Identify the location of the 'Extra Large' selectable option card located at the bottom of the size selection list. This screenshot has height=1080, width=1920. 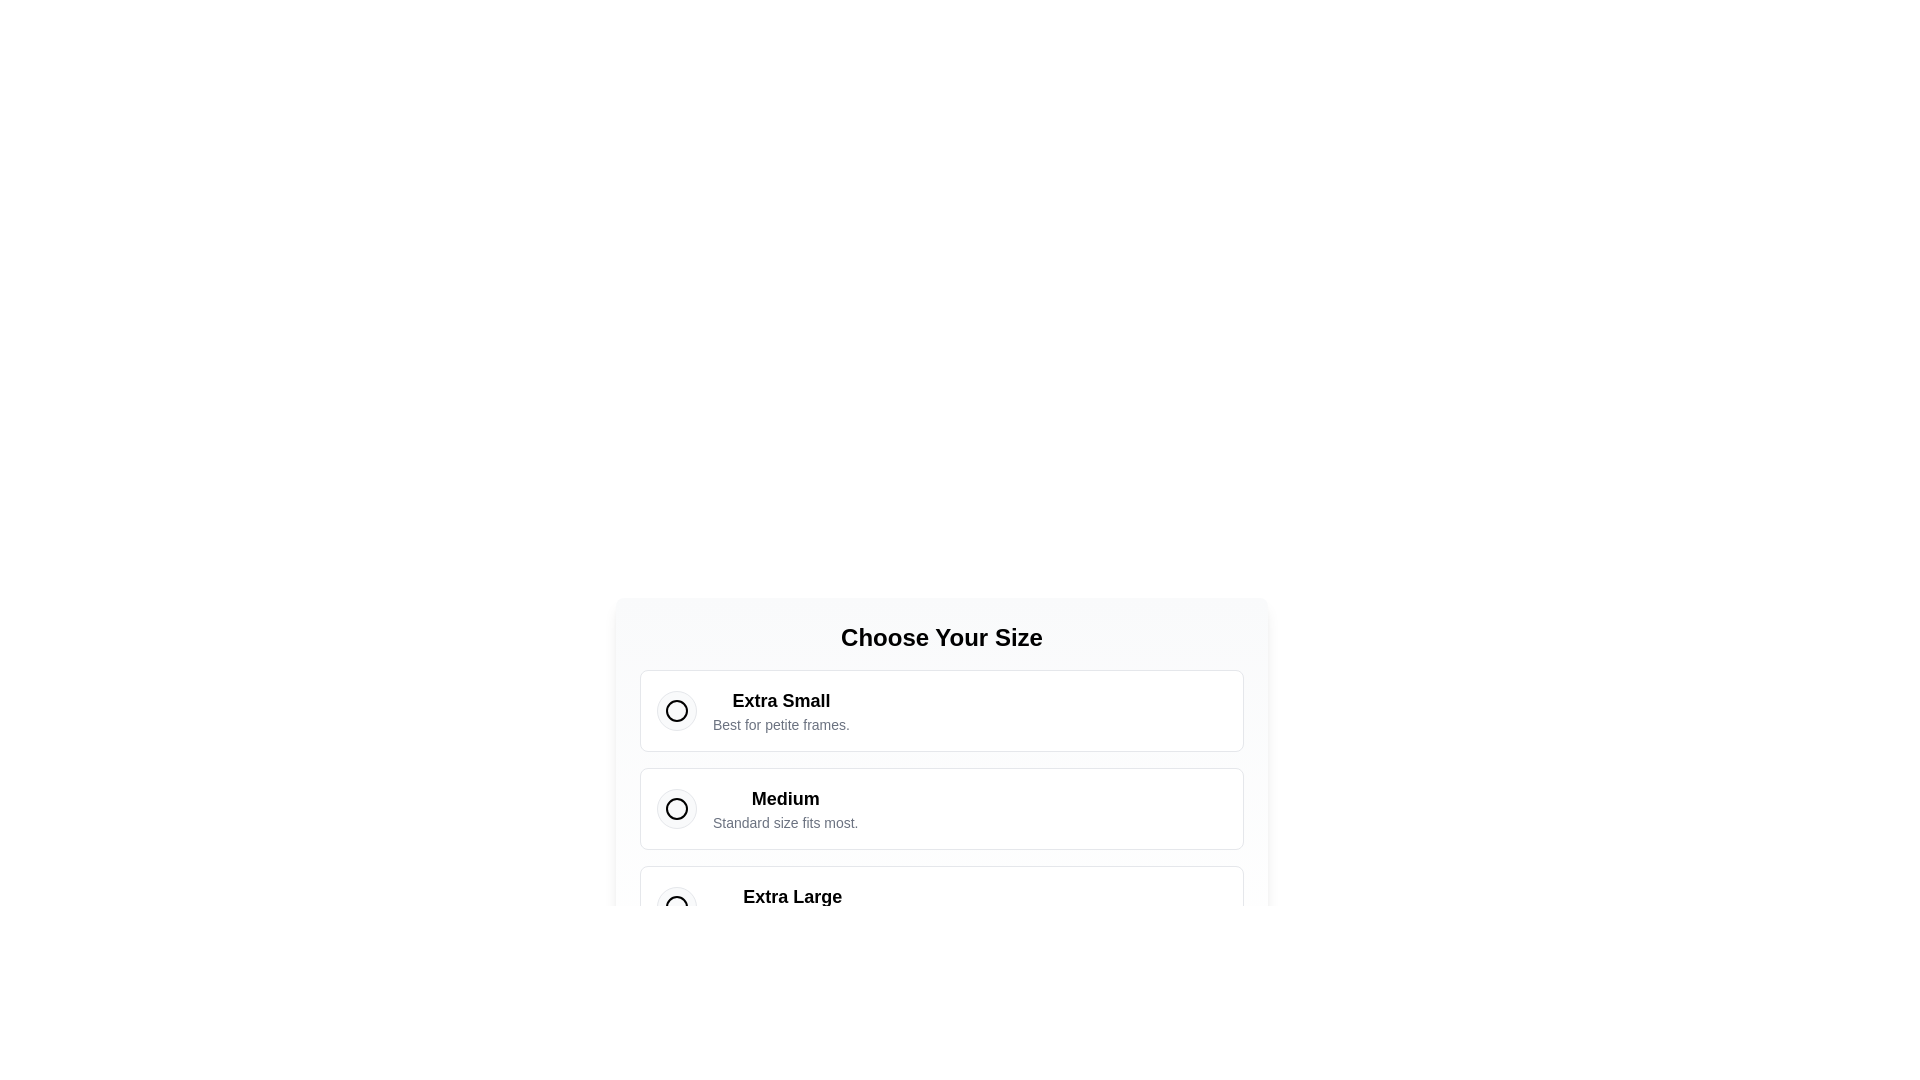
(940, 906).